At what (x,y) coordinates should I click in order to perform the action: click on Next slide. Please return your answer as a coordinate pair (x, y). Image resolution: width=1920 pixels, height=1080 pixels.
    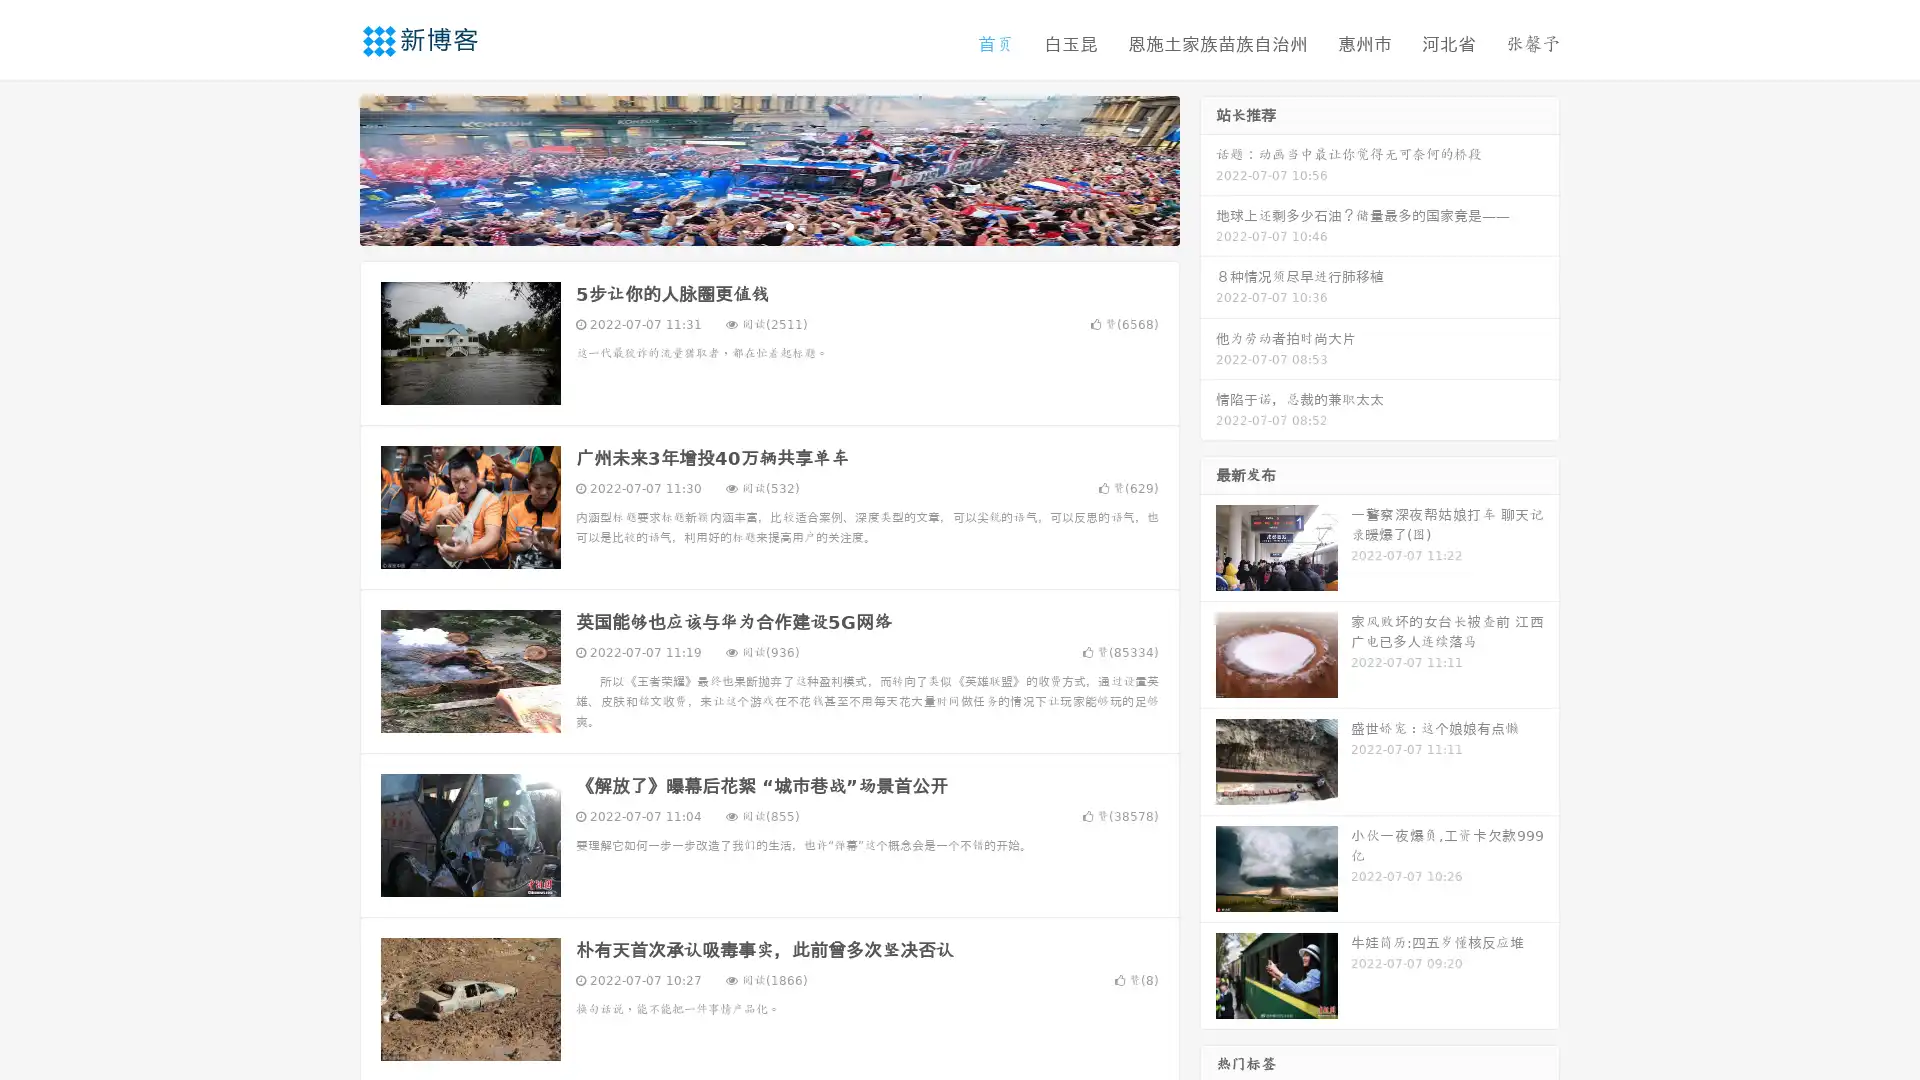
    Looking at the image, I should click on (1208, 168).